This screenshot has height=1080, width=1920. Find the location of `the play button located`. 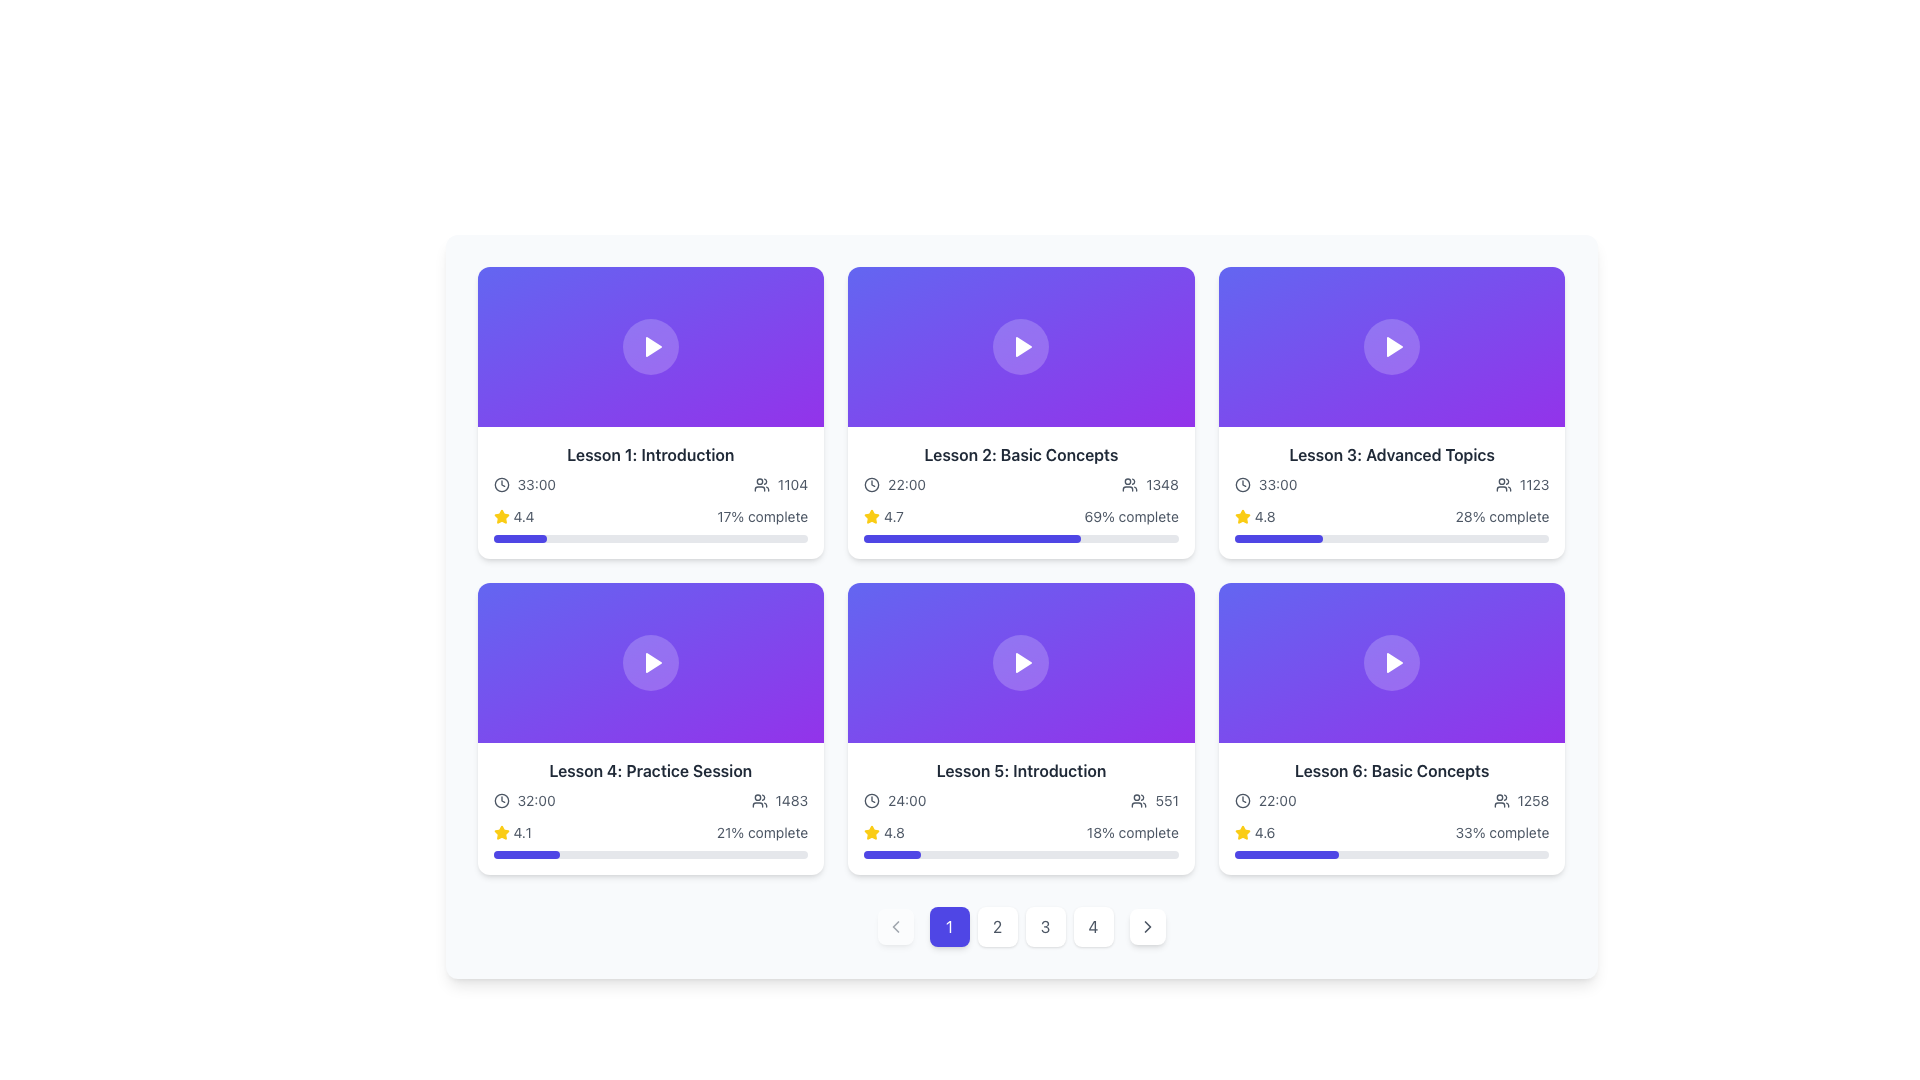

the play button located is located at coordinates (1394, 663).